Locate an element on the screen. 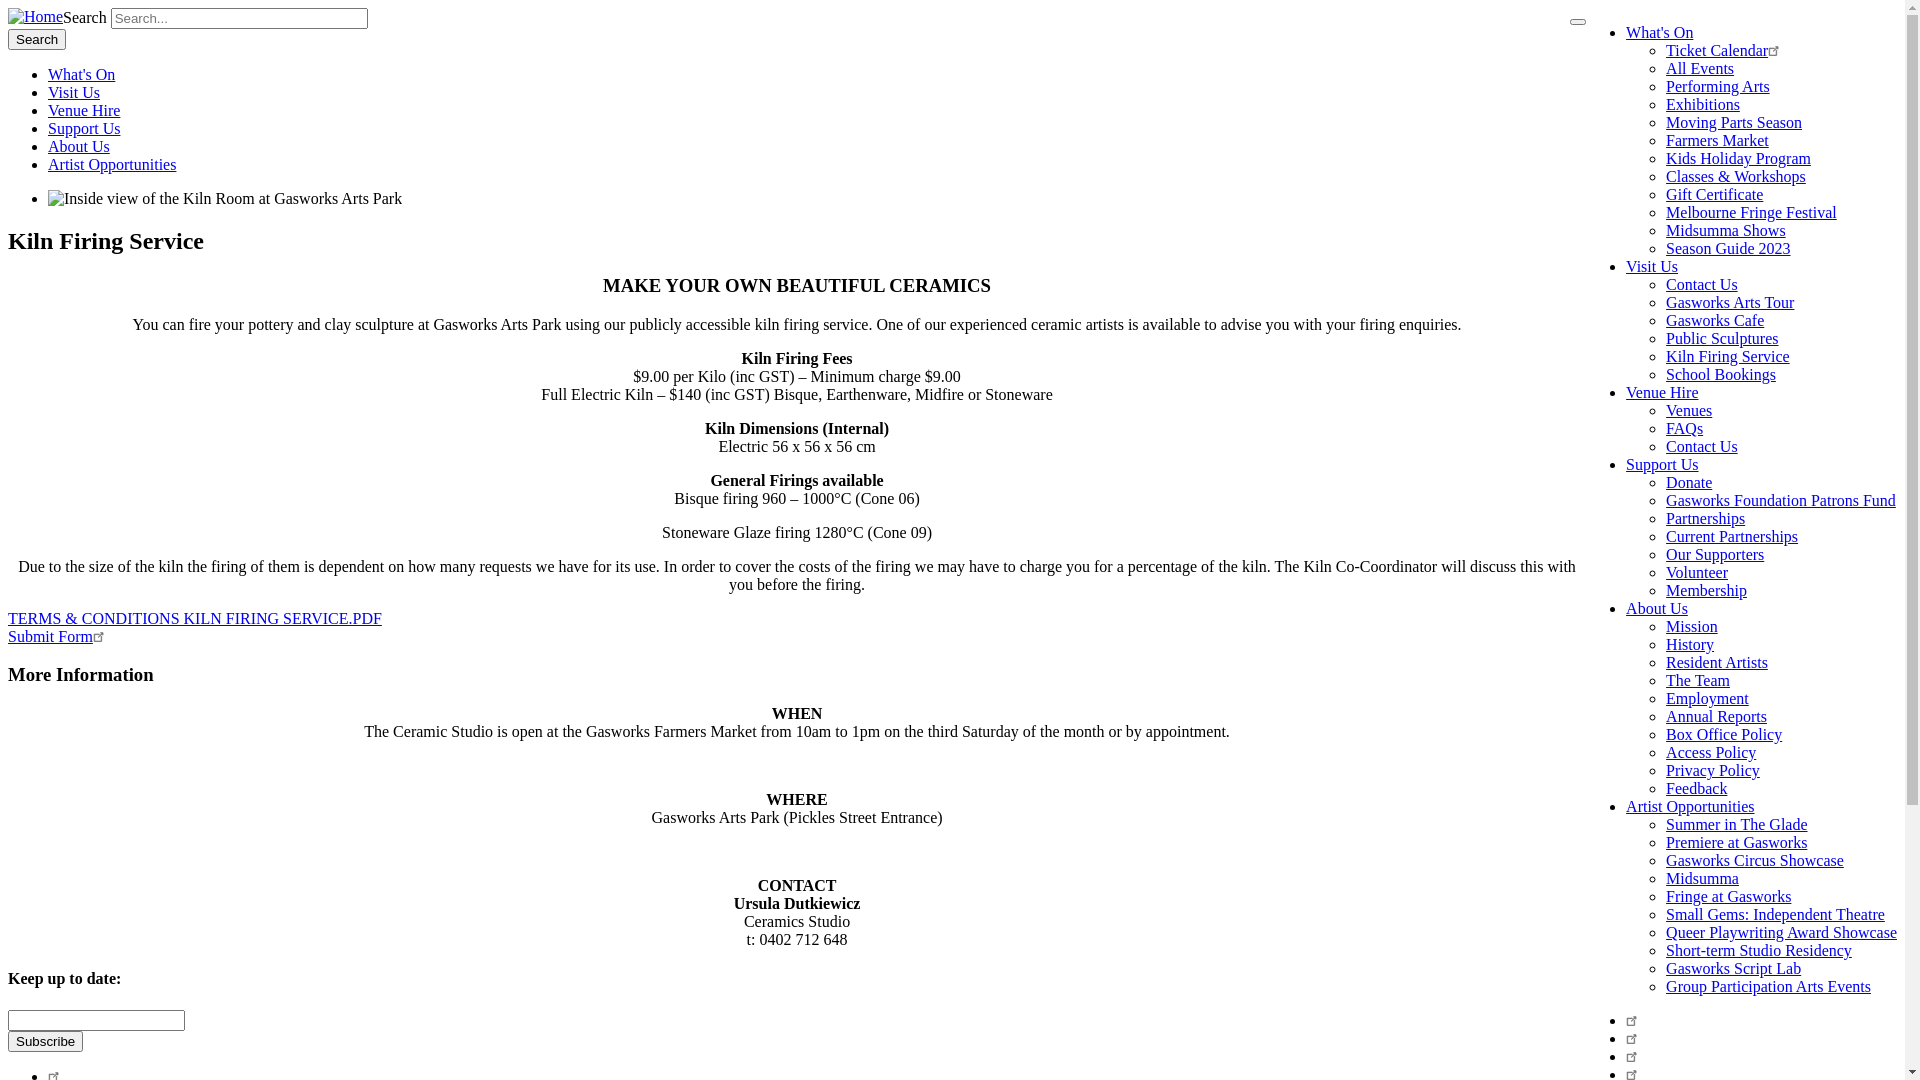  'Box Office Policy' is located at coordinates (1722, 734).